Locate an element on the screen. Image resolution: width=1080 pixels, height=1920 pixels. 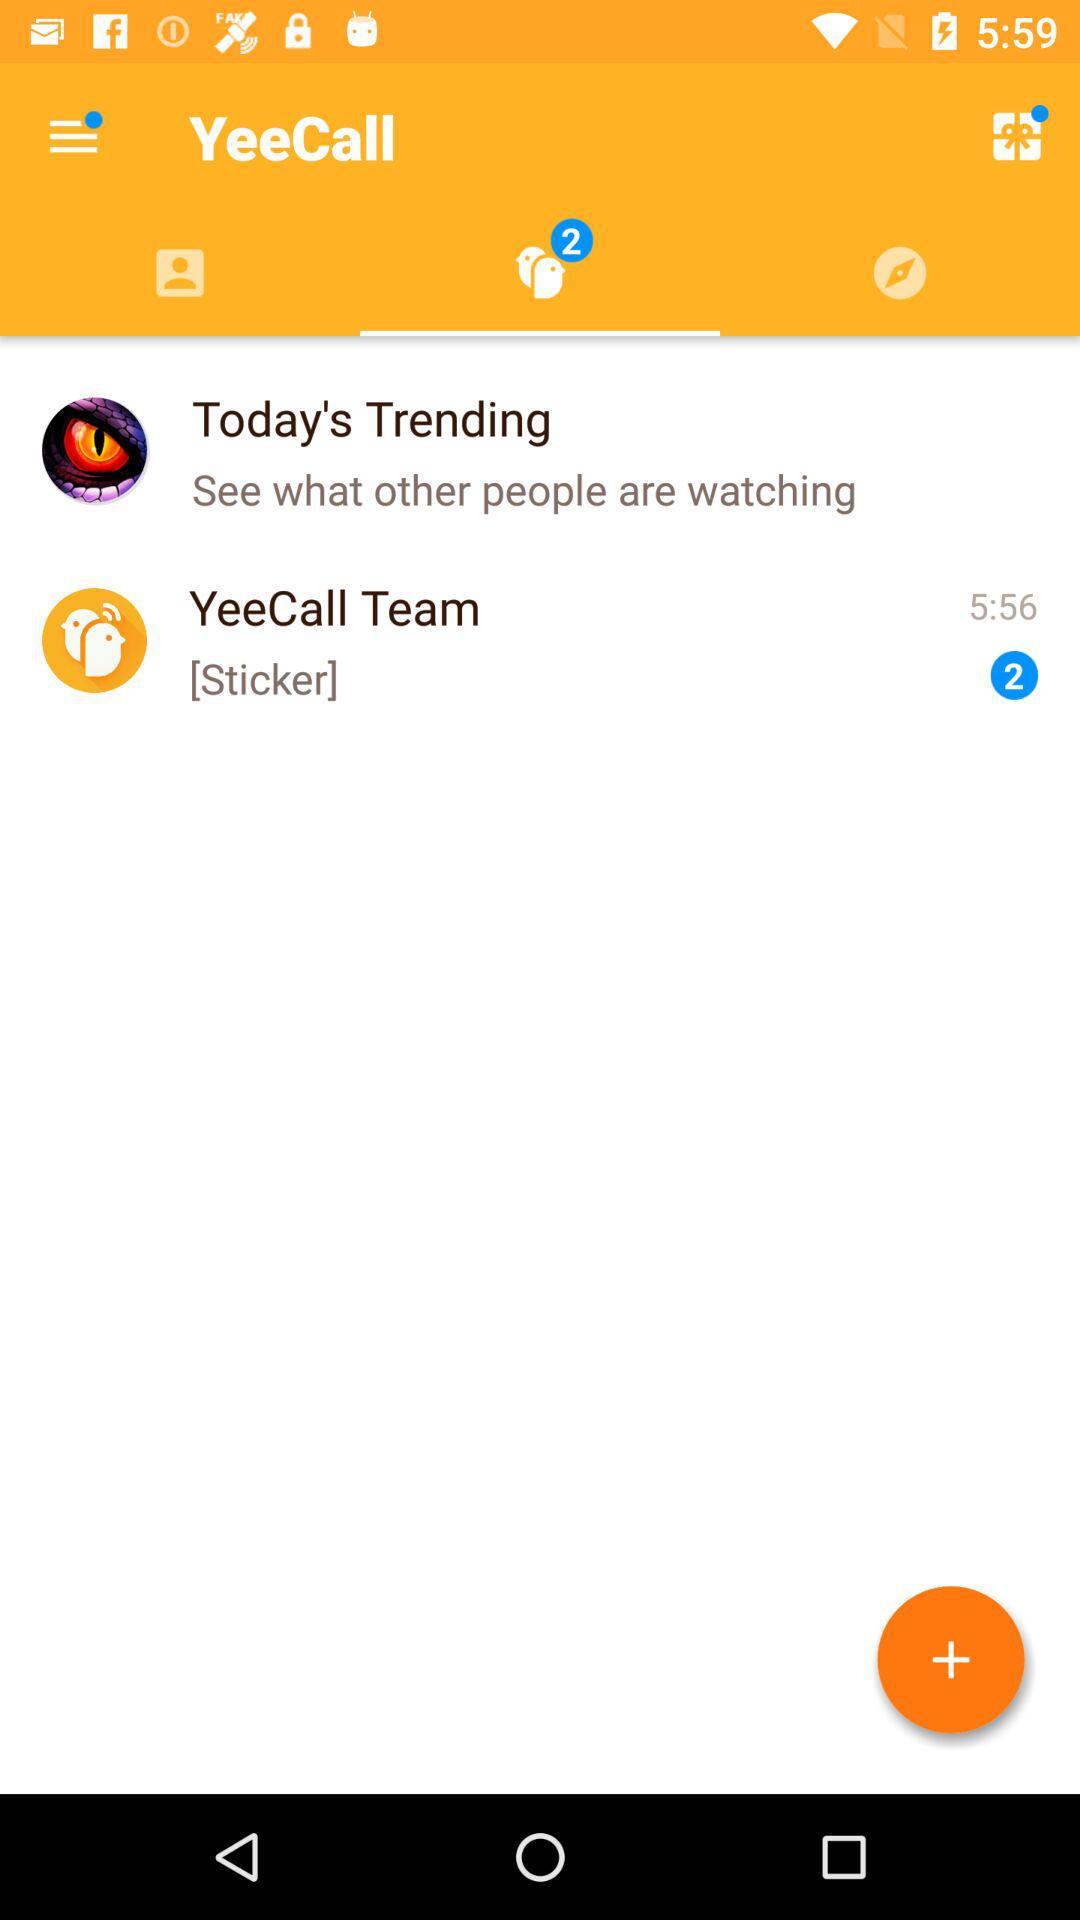
new call is located at coordinates (950, 1659).